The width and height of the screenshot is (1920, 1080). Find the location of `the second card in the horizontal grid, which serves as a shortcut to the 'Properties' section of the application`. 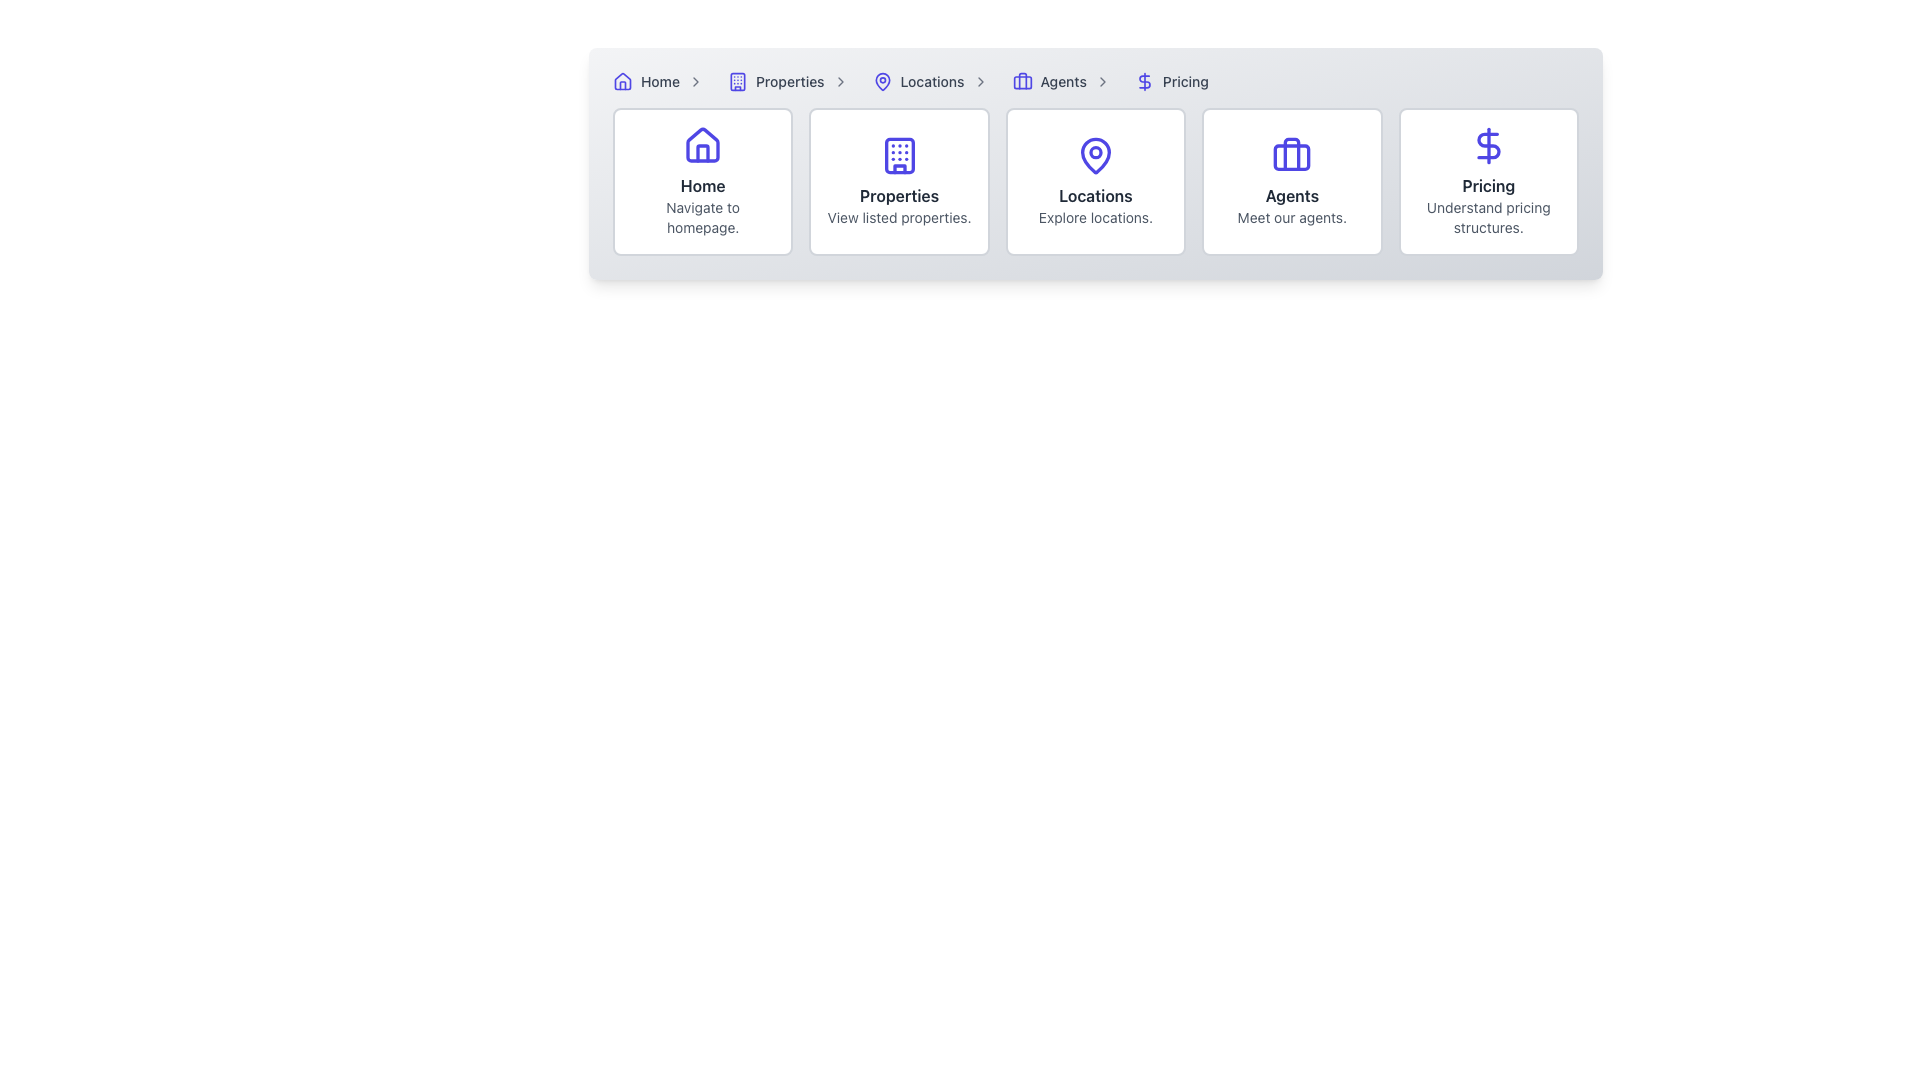

the second card in the horizontal grid, which serves as a shortcut to the 'Properties' section of the application is located at coordinates (898, 181).